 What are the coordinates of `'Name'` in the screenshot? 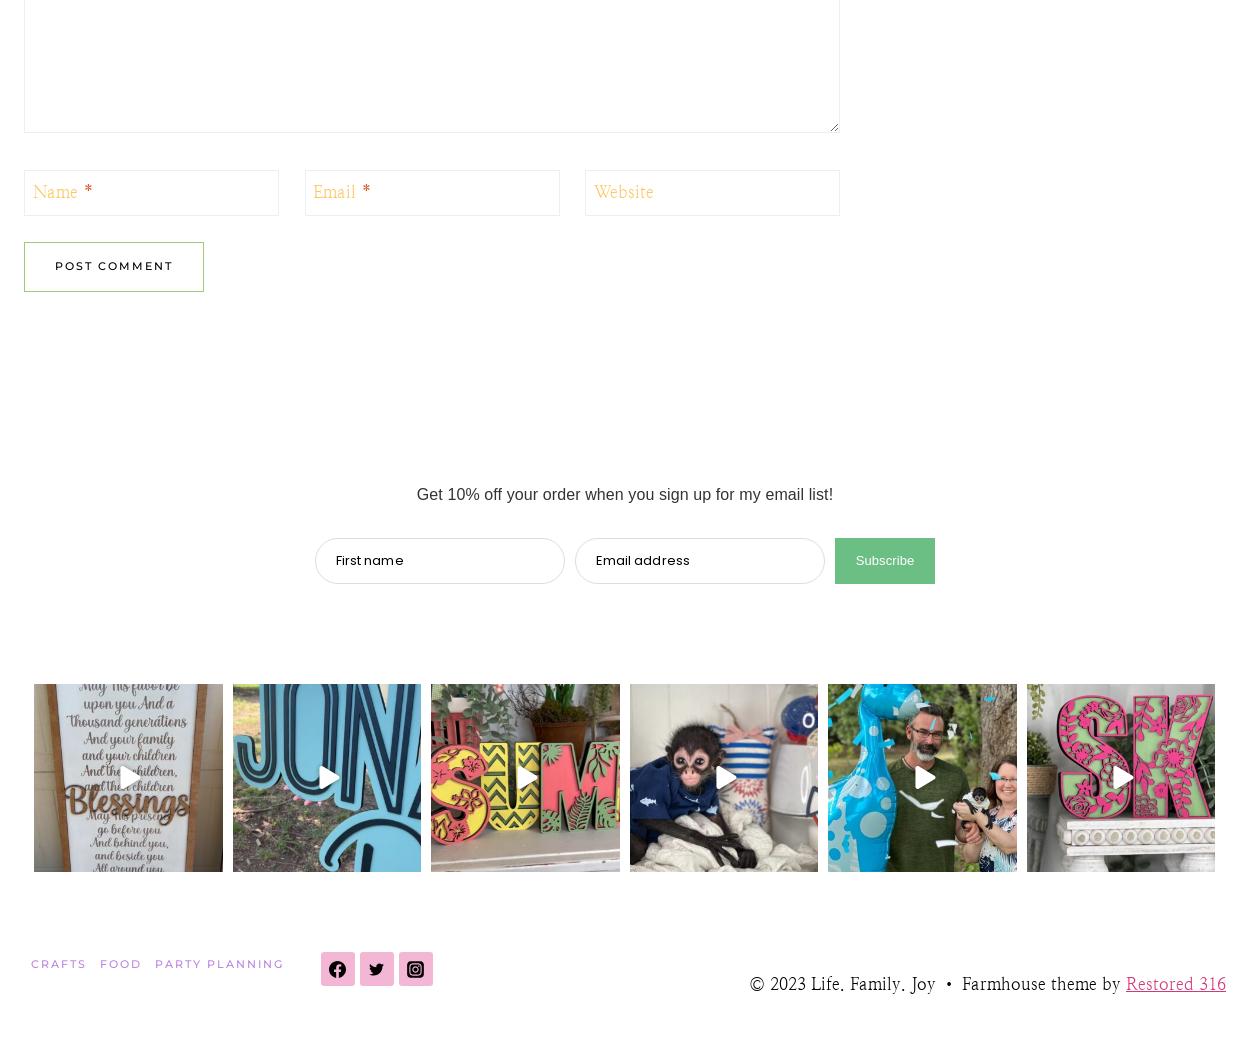 It's located at (57, 190).